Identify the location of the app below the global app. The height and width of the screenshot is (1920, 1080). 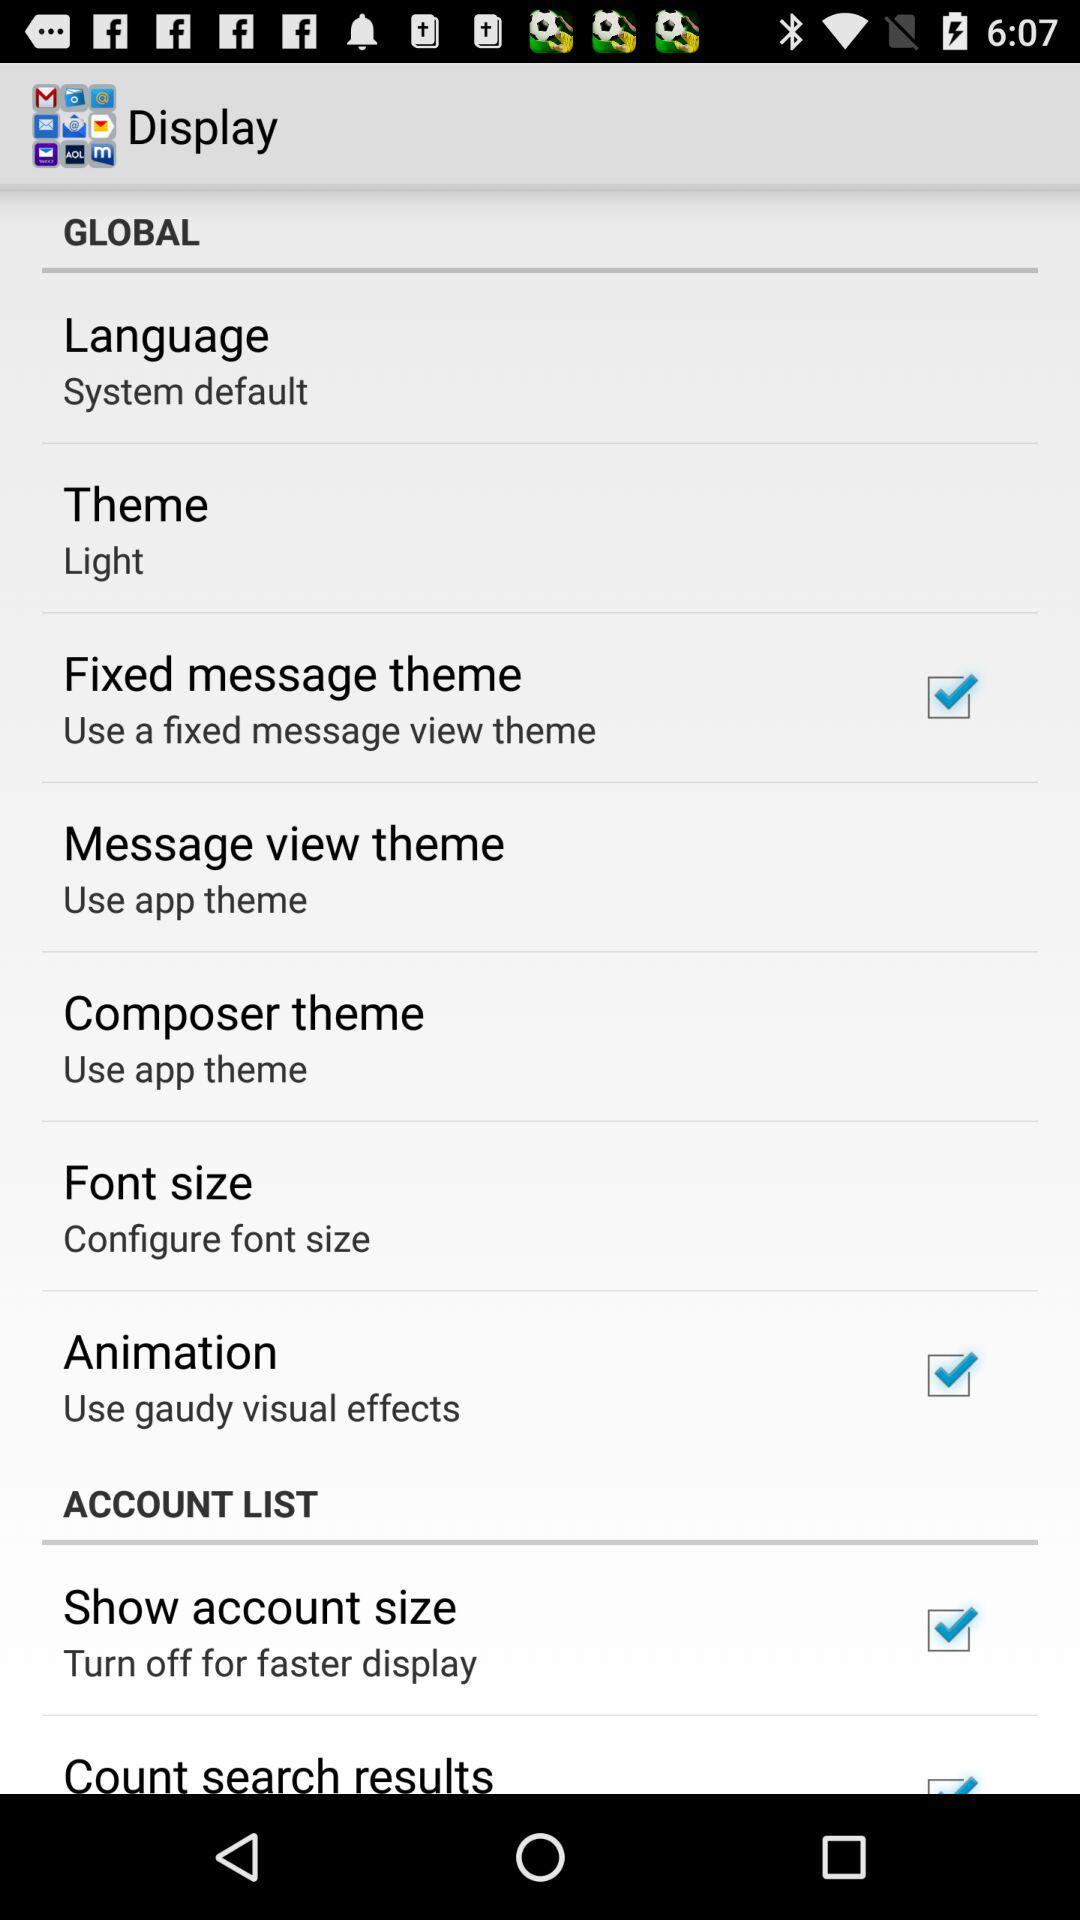
(165, 333).